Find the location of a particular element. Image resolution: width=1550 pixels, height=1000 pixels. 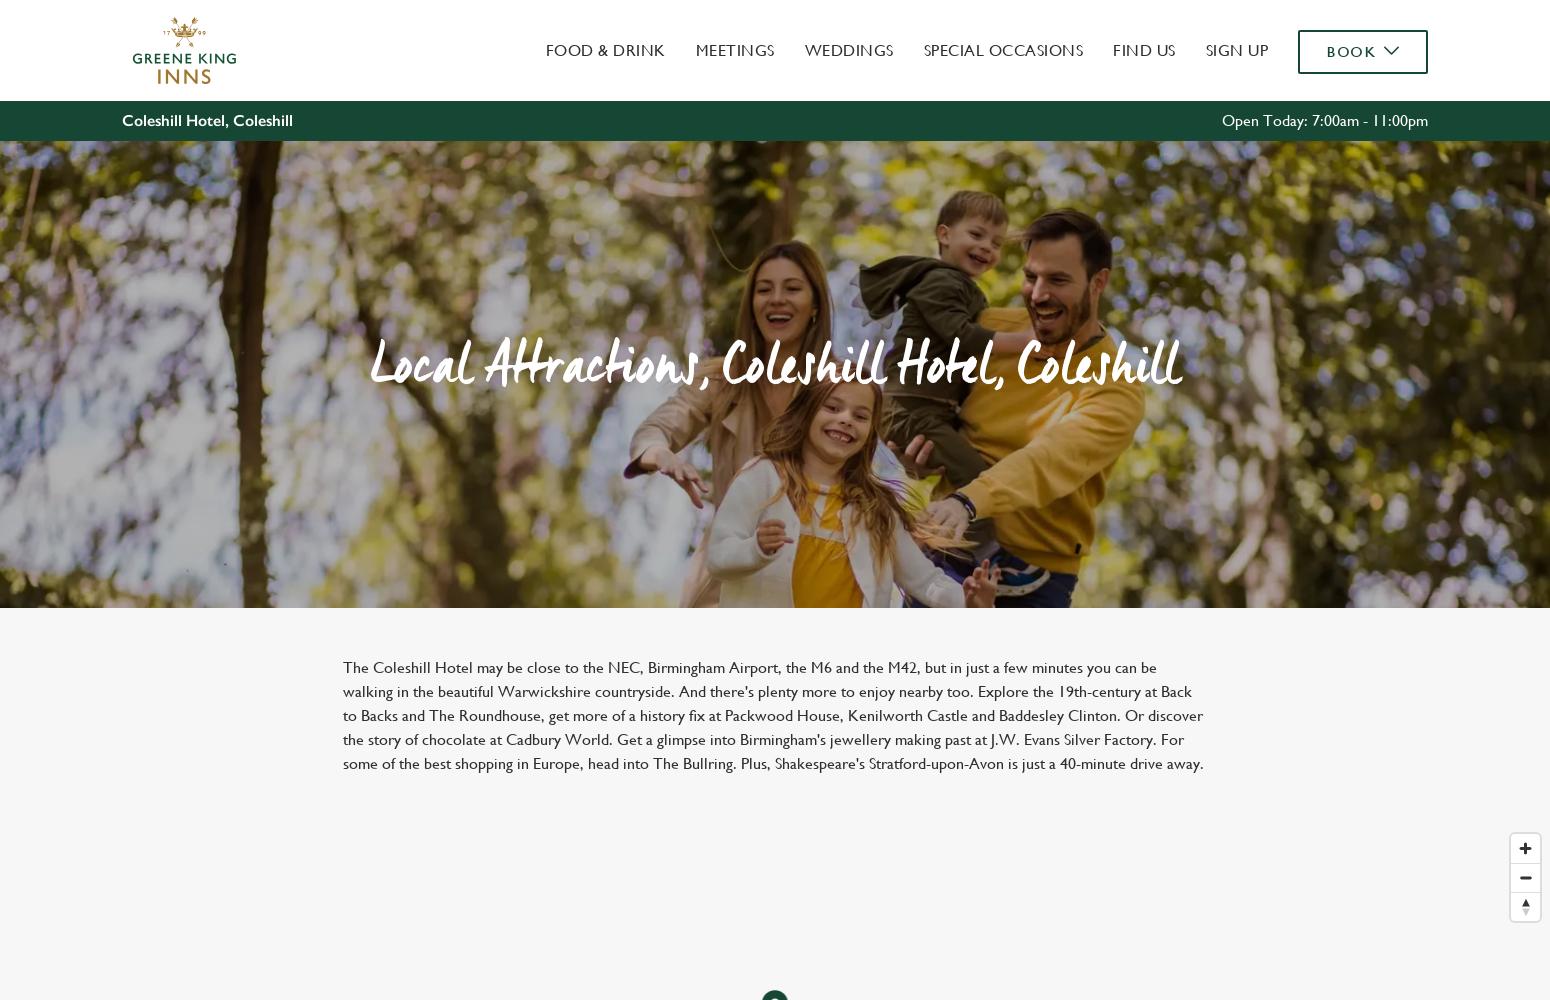

'Statistics' is located at coordinates (643, 183).